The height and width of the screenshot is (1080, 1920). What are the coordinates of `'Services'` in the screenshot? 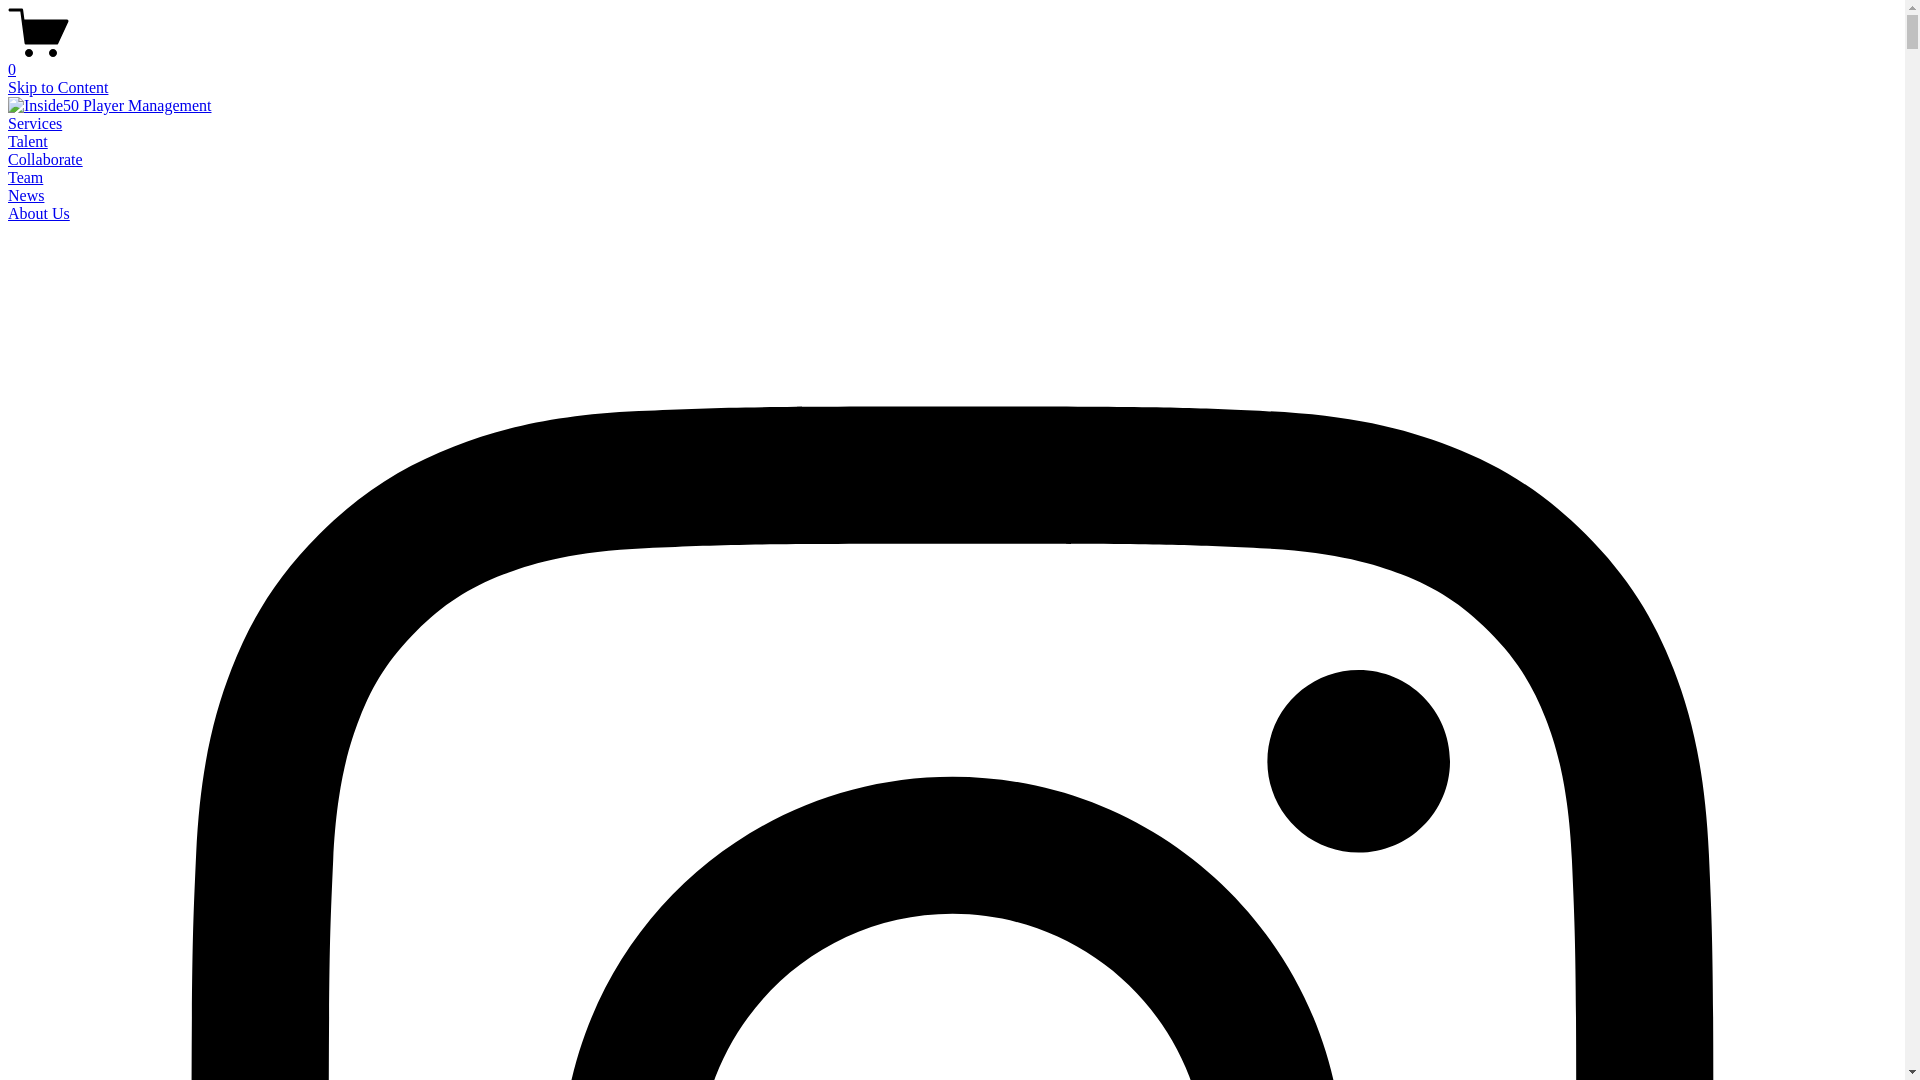 It's located at (8, 123).